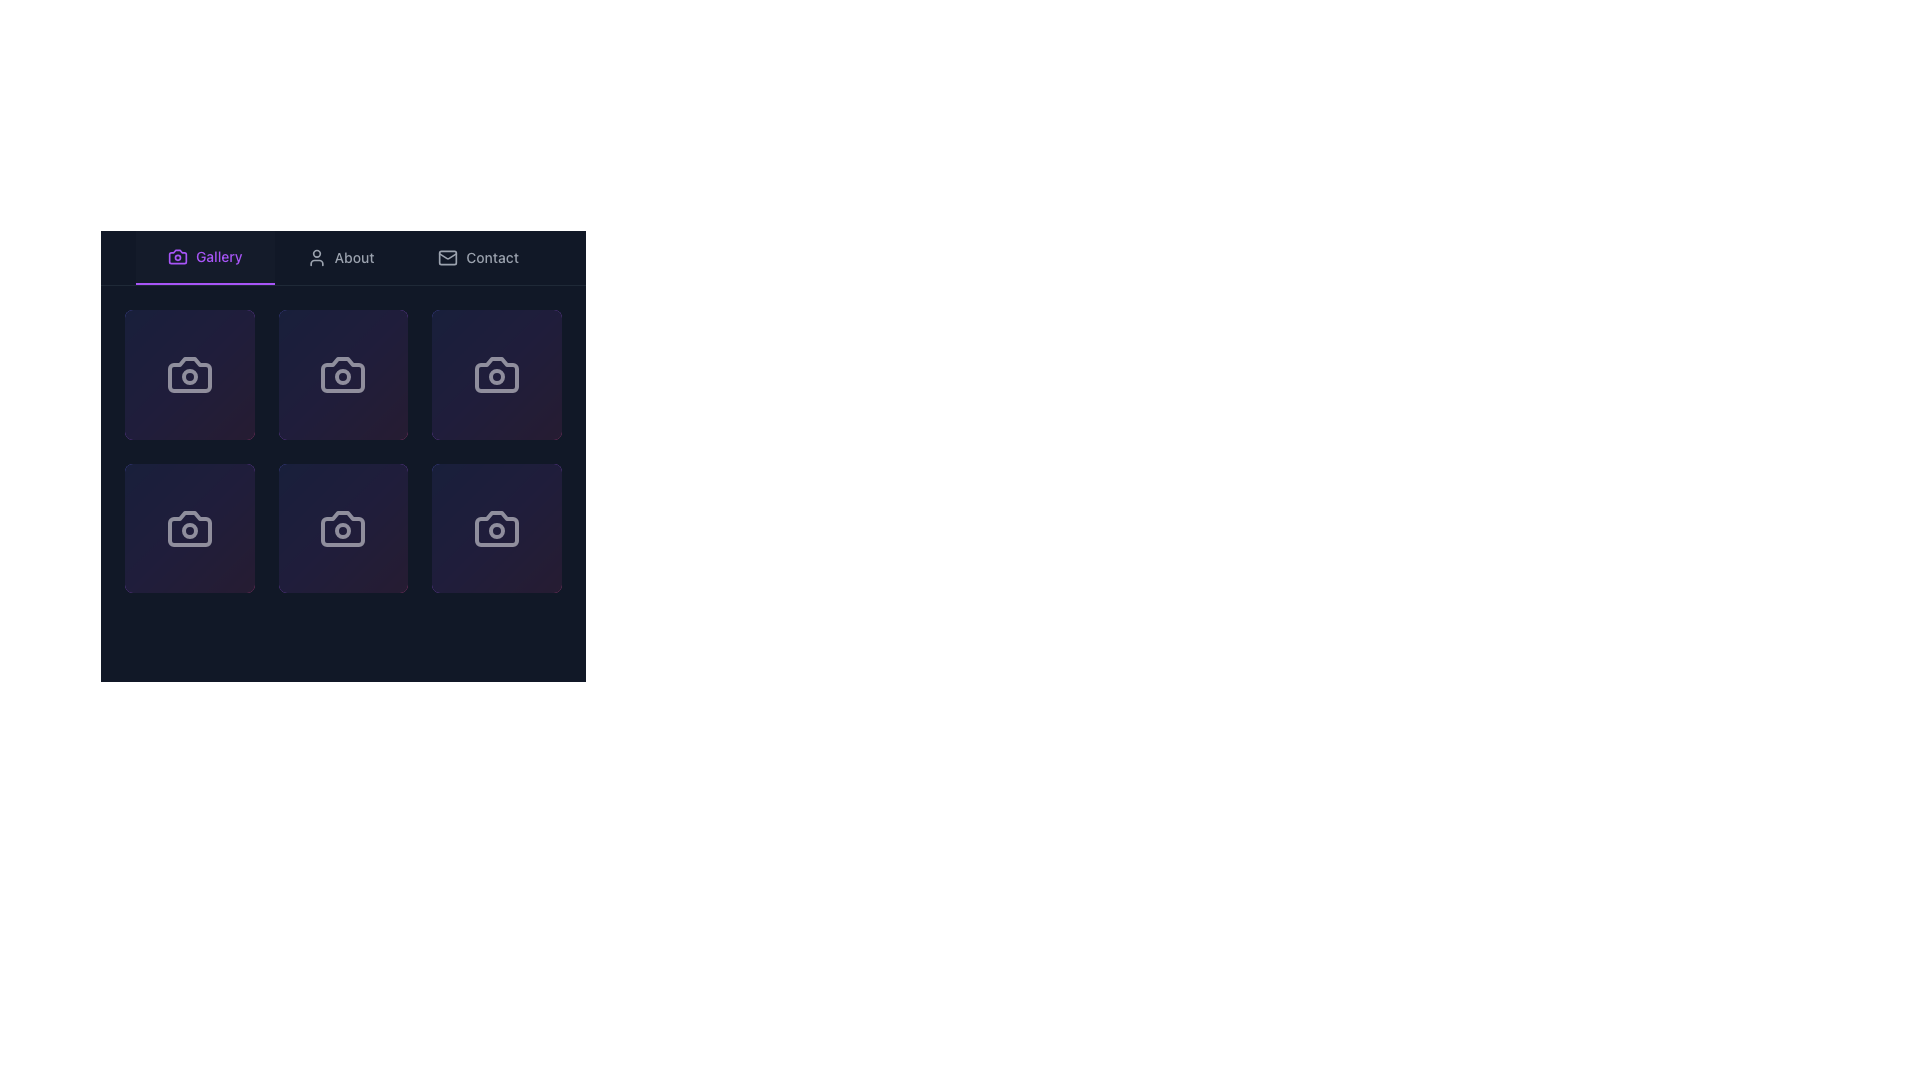  Describe the element at coordinates (189, 374) in the screenshot. I see `the first camera icon in the top-left corner of the grid layout` at that location.